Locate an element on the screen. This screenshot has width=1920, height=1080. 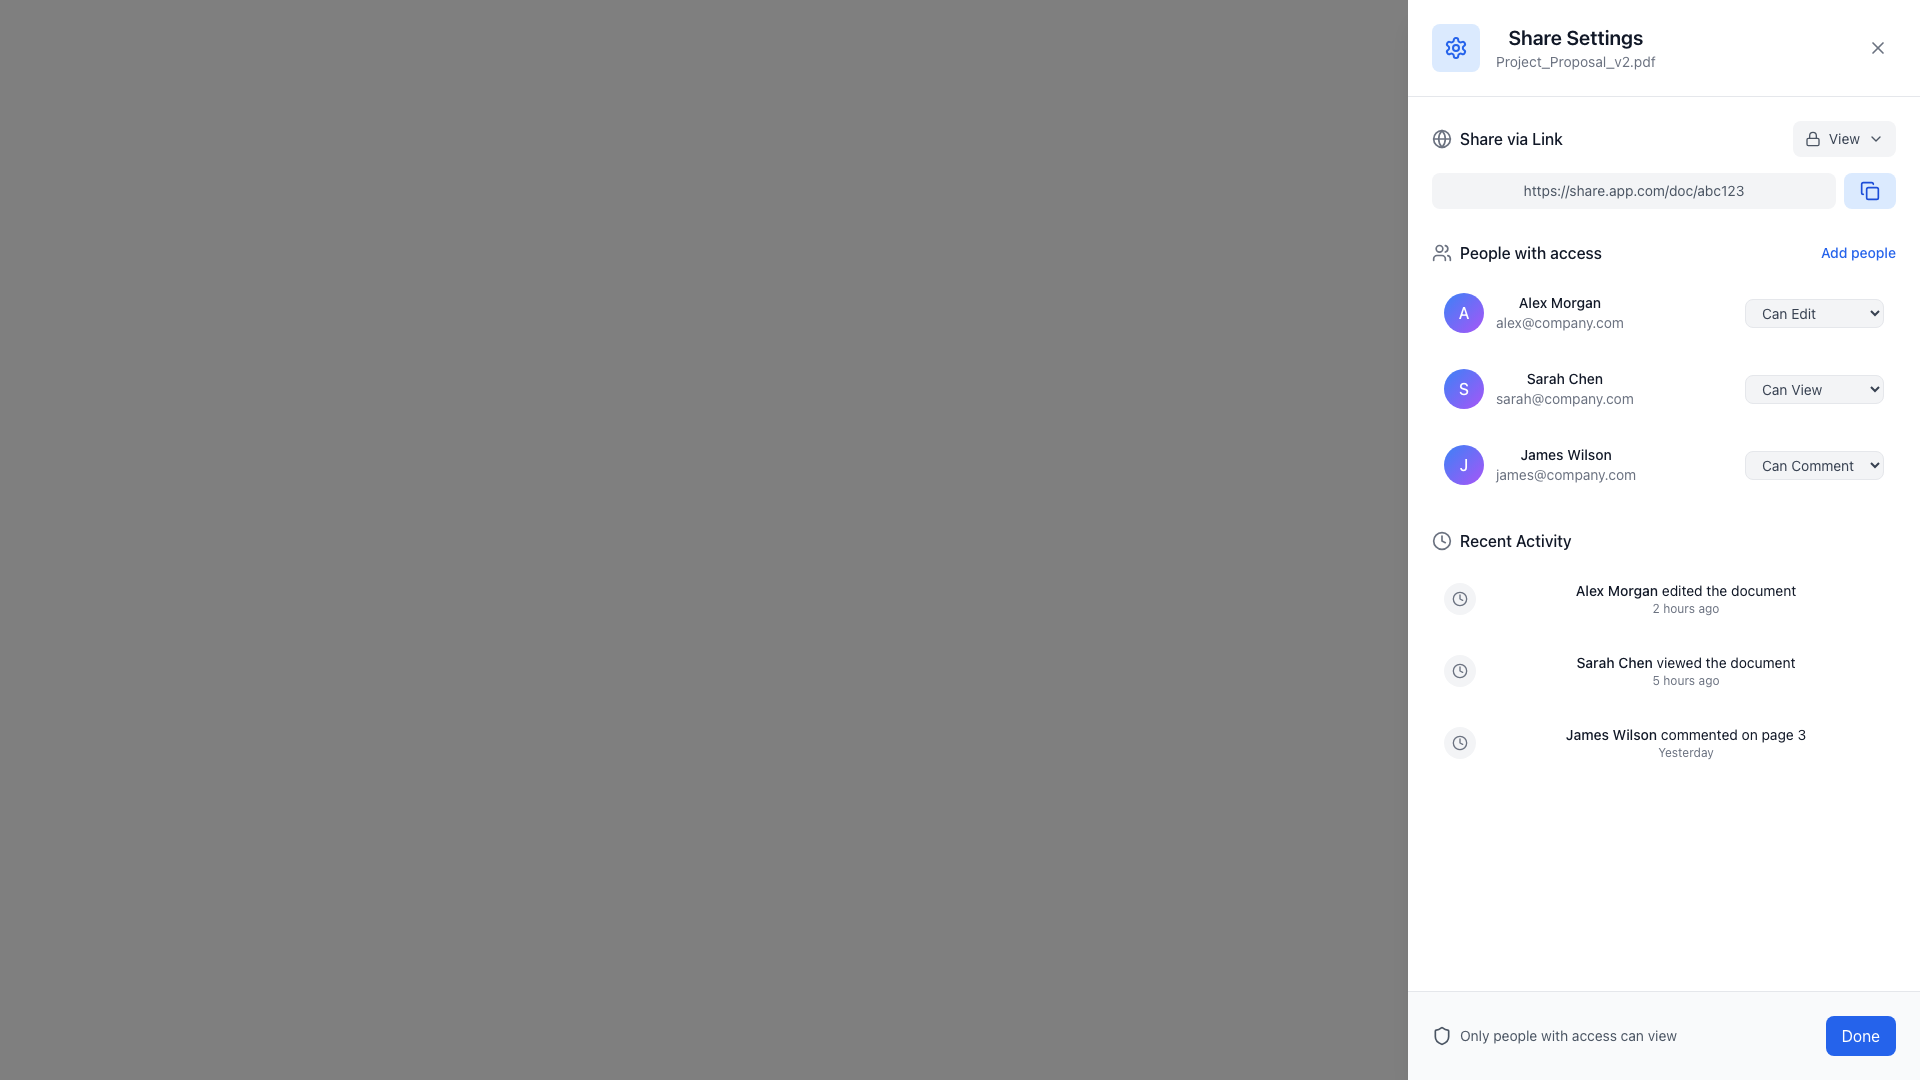
the Text label that serves as a header or title for the sharing settings in the side panel, located above the 'Project_Proposal_v2.pdf' label and to the right of the gear icon is located at coordinates (1574, 38).